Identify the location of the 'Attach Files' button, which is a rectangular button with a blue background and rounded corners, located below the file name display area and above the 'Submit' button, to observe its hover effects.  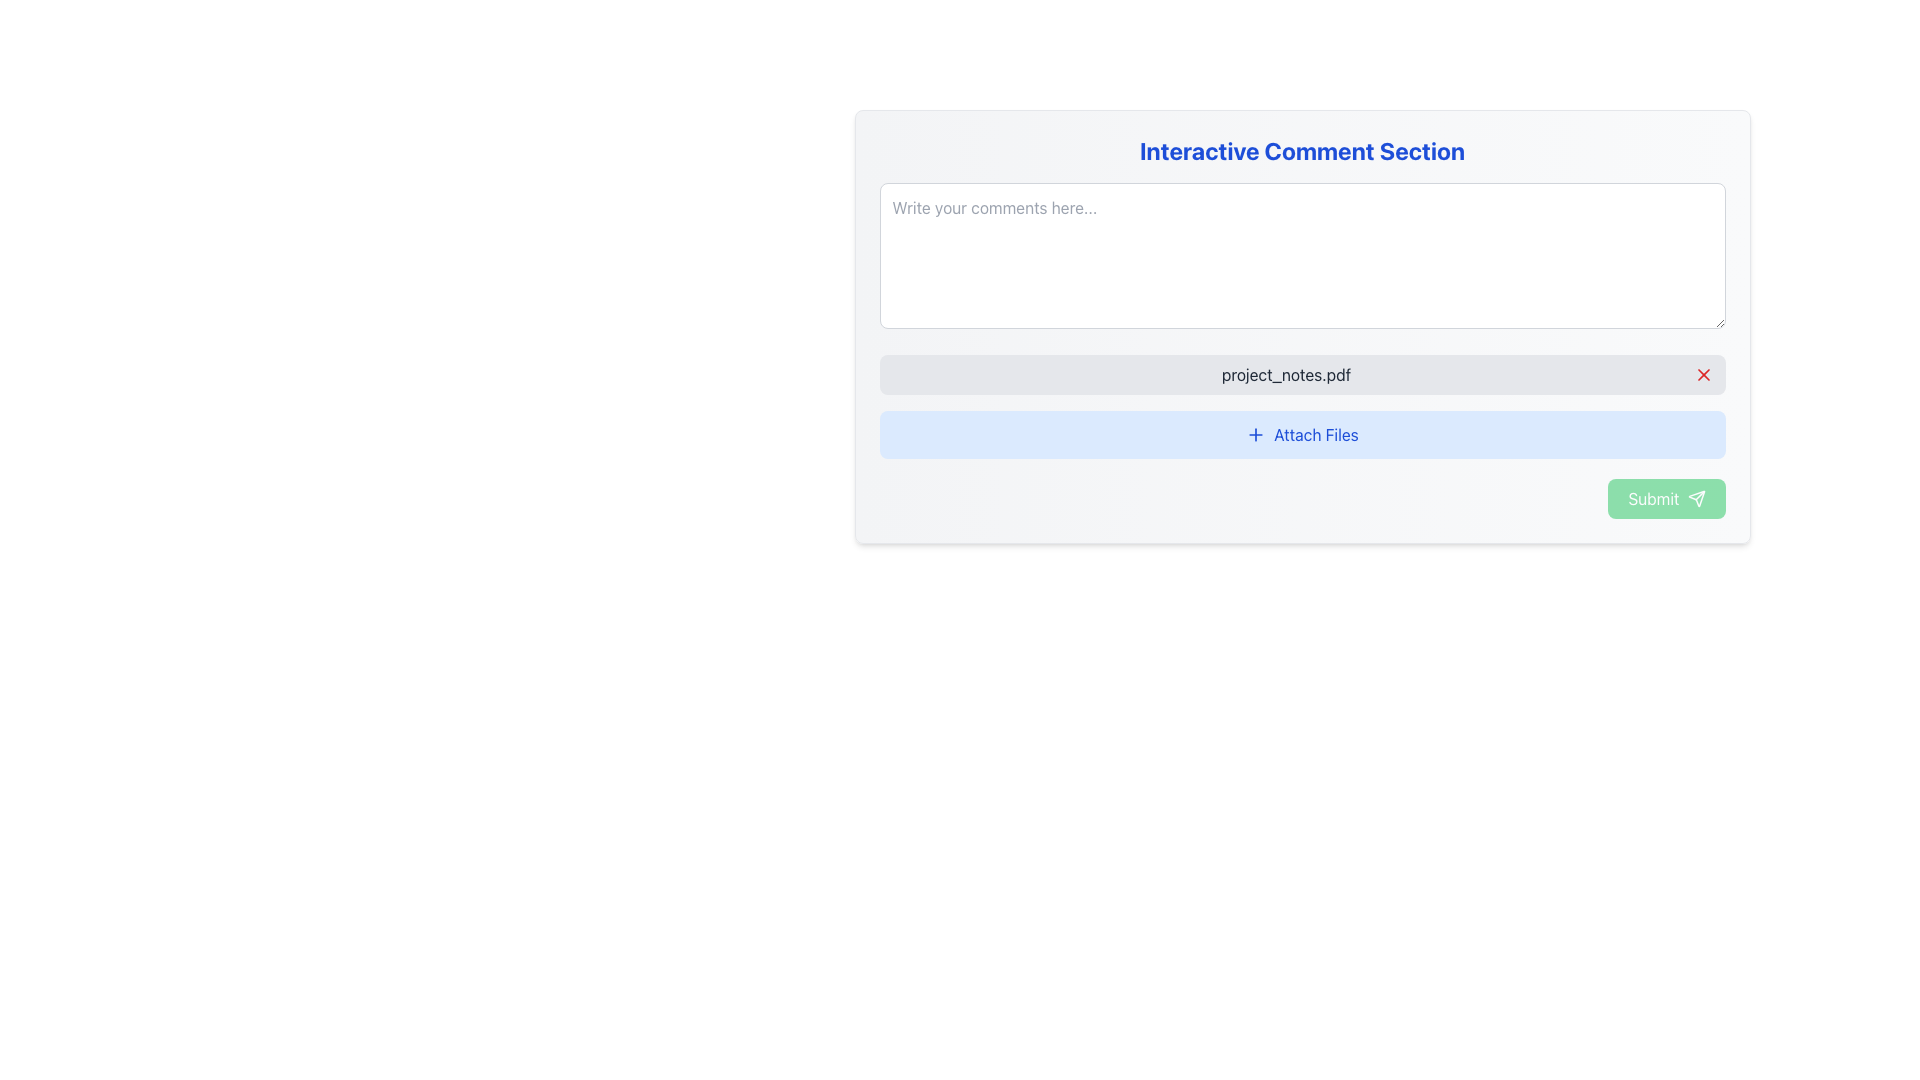
(1302, 434).